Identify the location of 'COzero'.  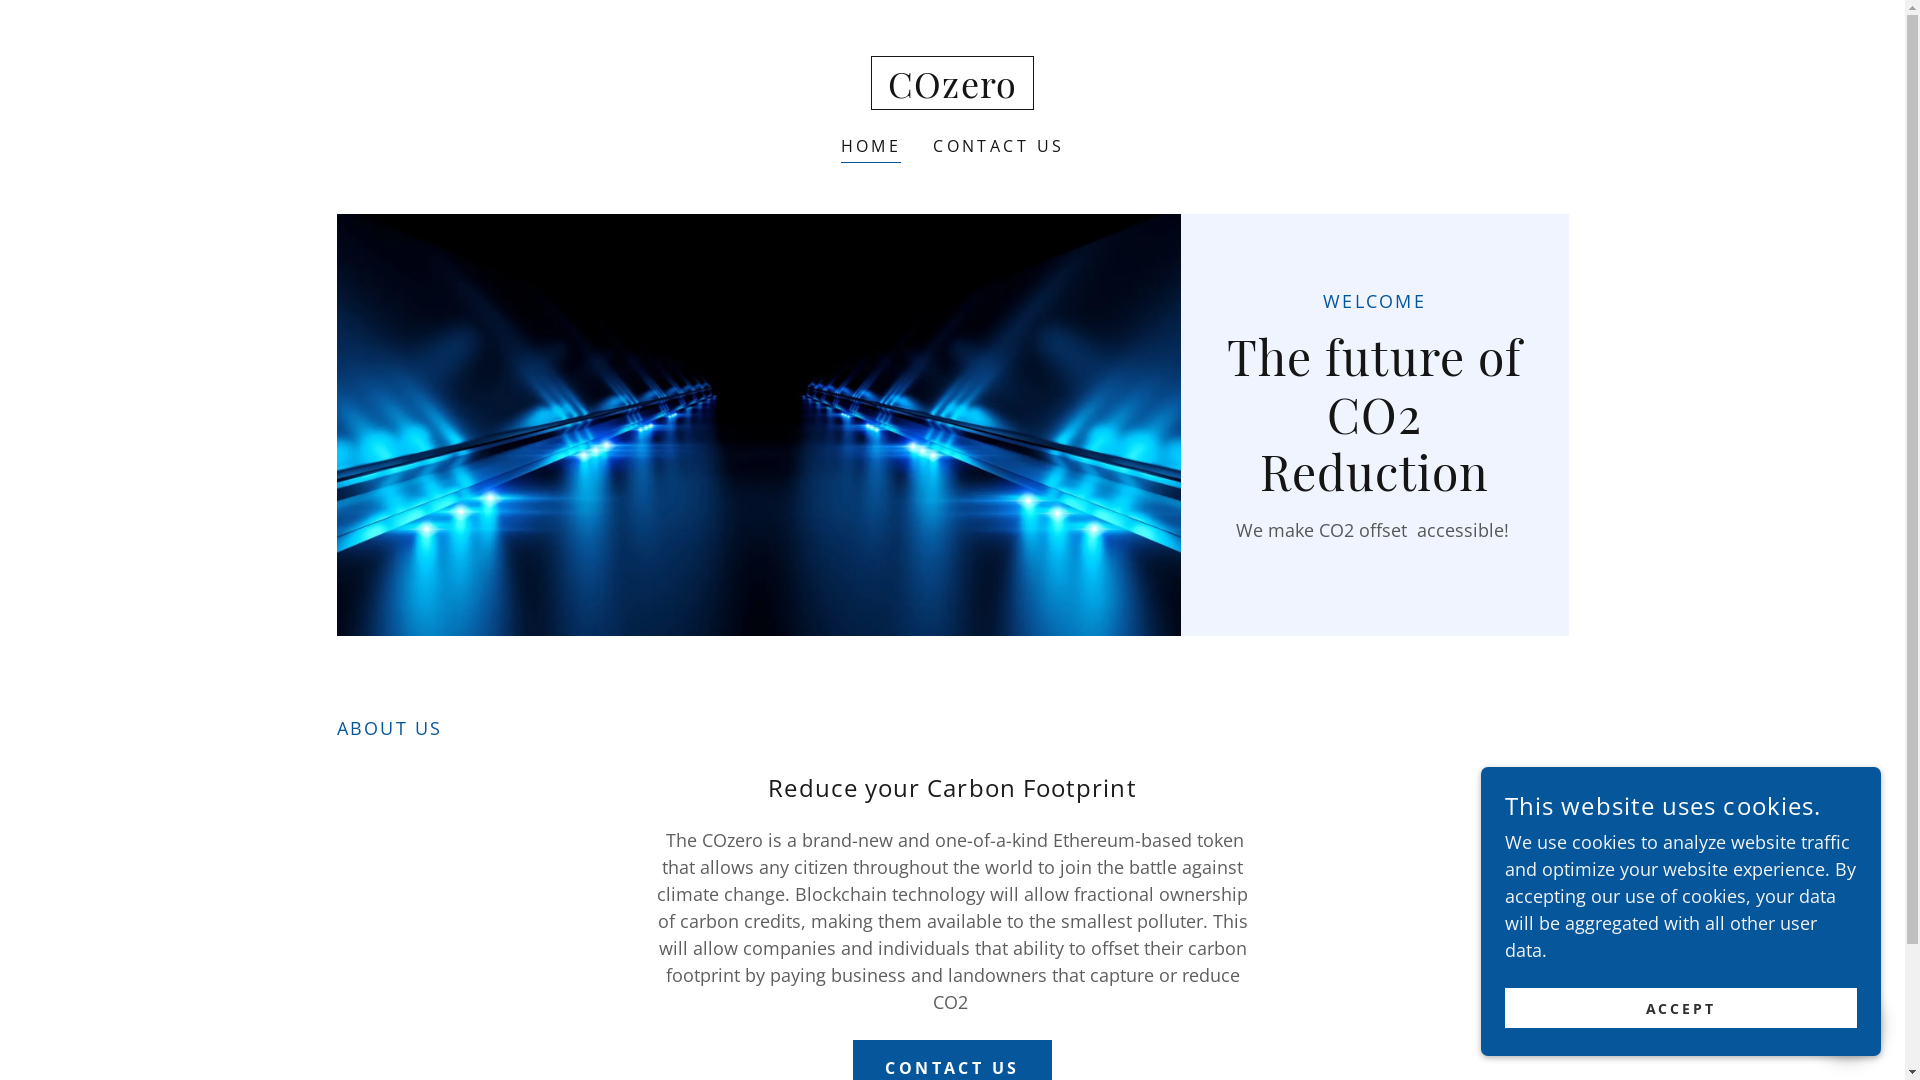
(951, 91).